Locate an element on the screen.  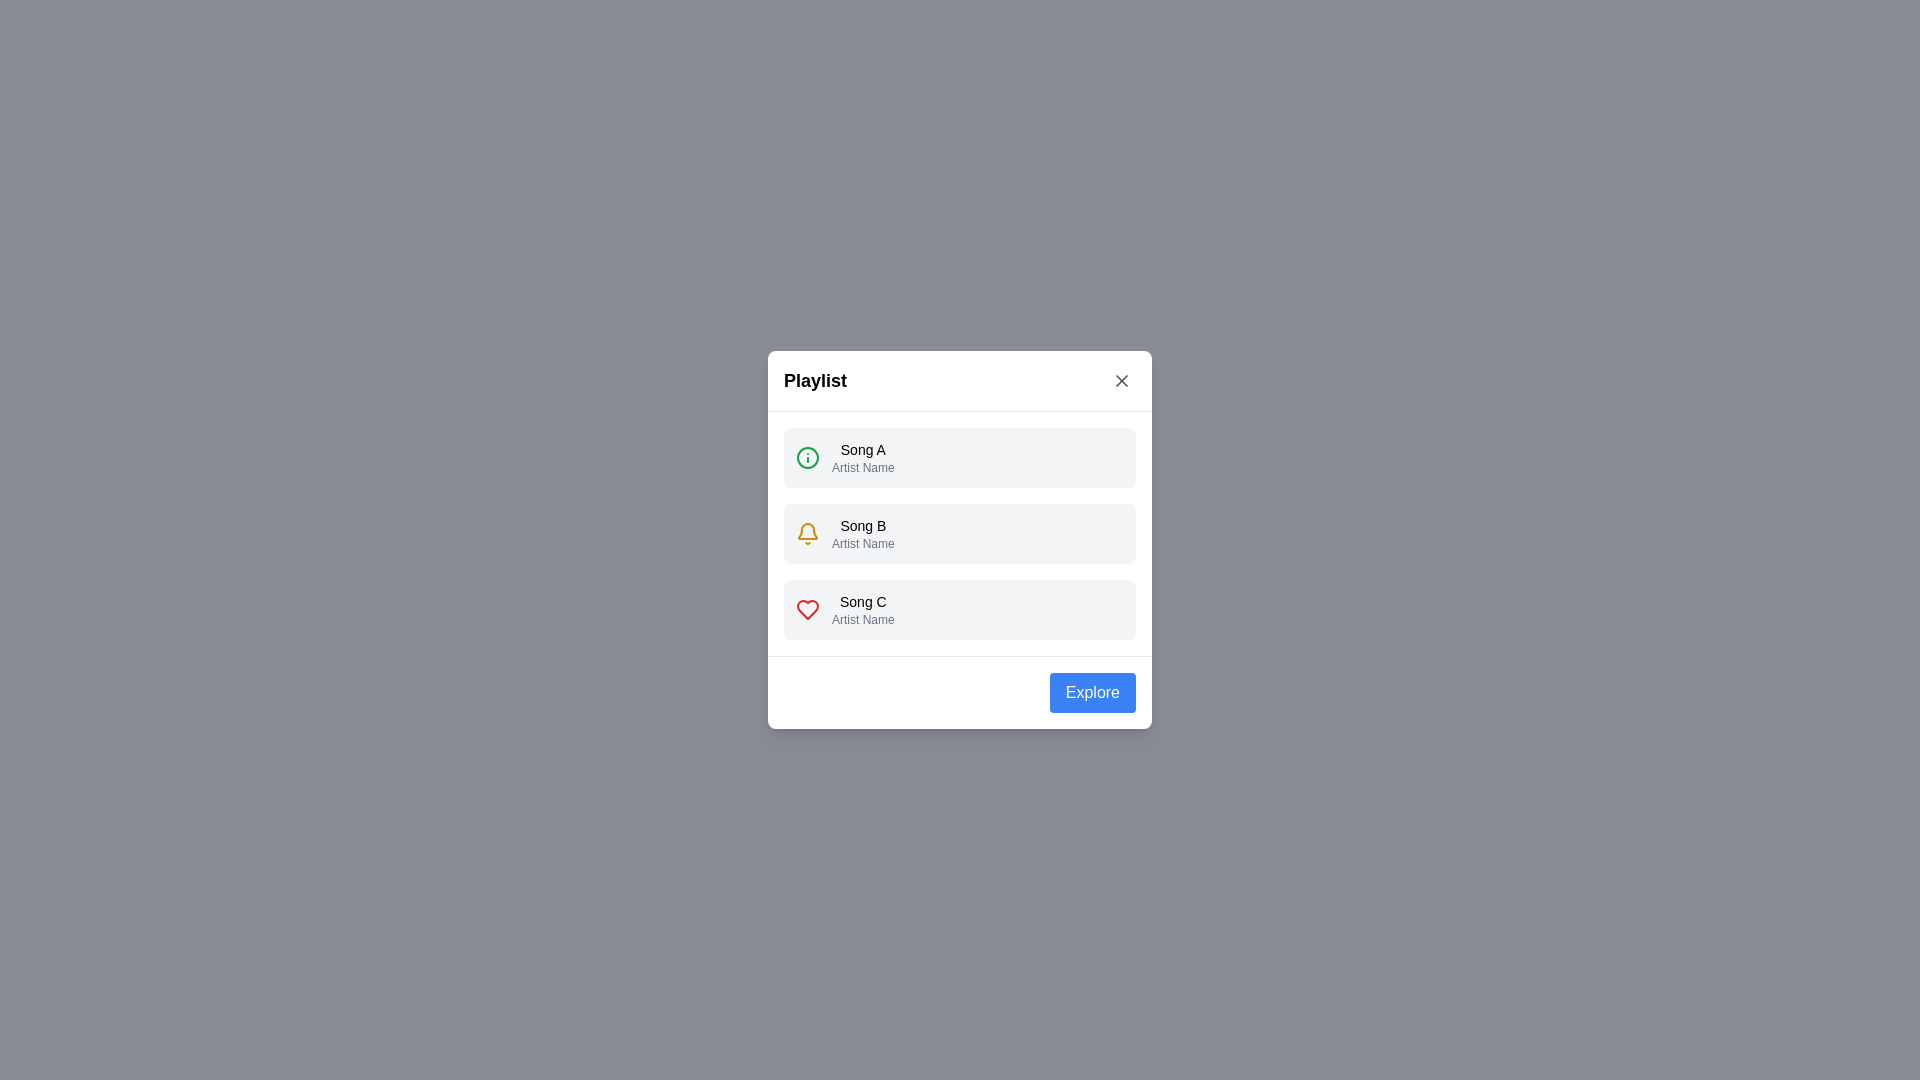
the bell icon for 'Song B' in the playlist, which signifies notifications or alerts for this song is located at coordinates (807, 532).